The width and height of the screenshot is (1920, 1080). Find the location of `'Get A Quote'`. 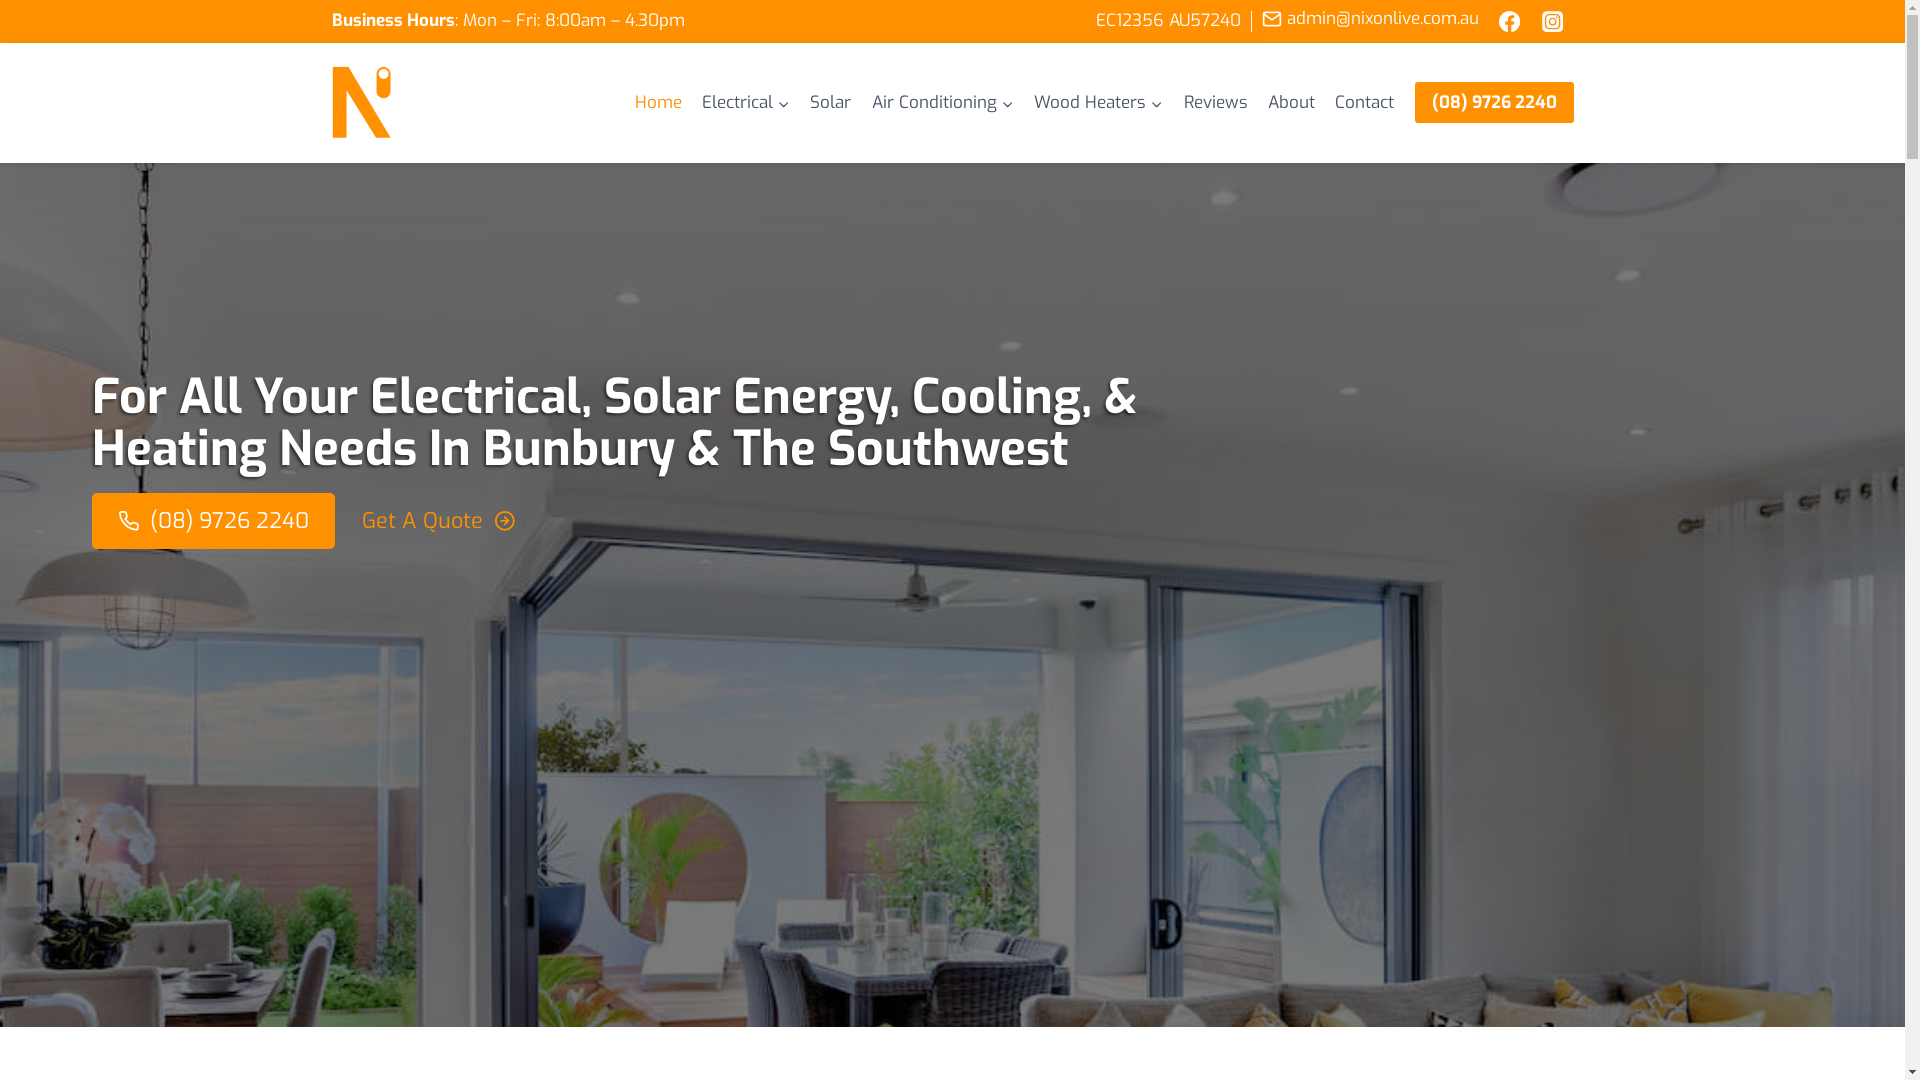

'Get A Quote' is located at coordinates (342, 519).